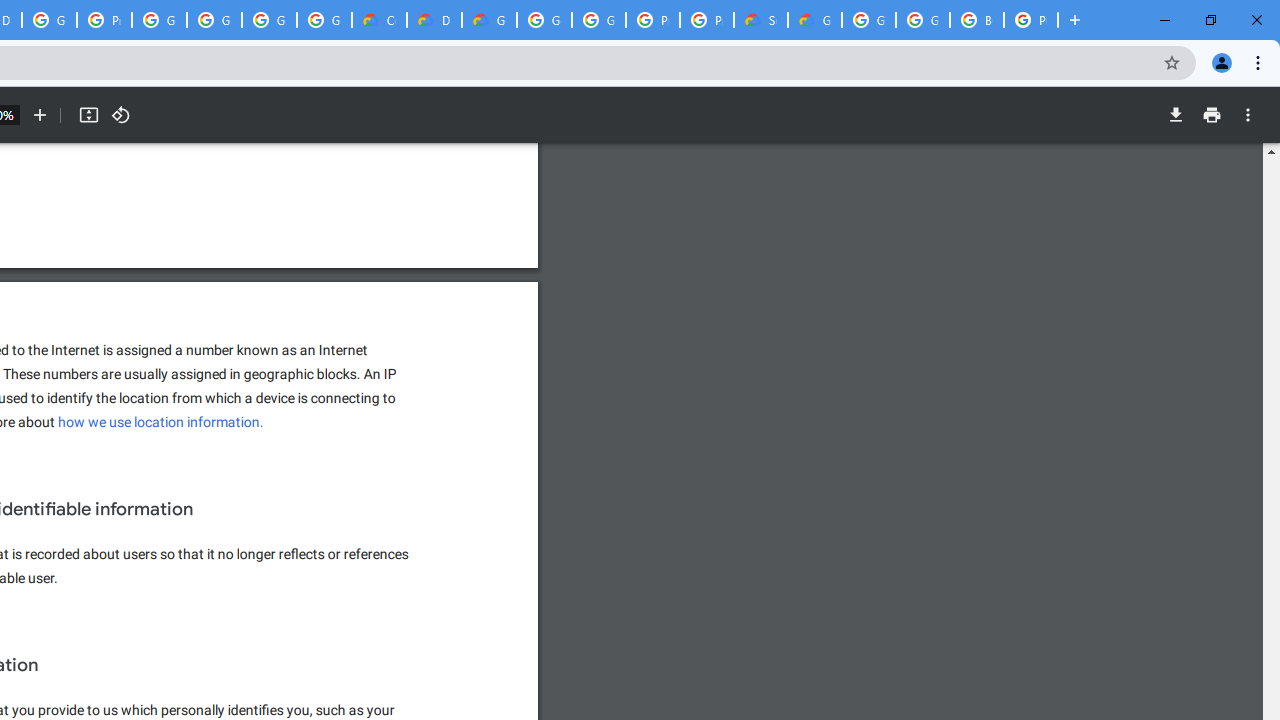  What do you see at coordinates (598, 20) in the screenshot?
I see `'Google Cloud Platform'` at bounding box center [598, 20].